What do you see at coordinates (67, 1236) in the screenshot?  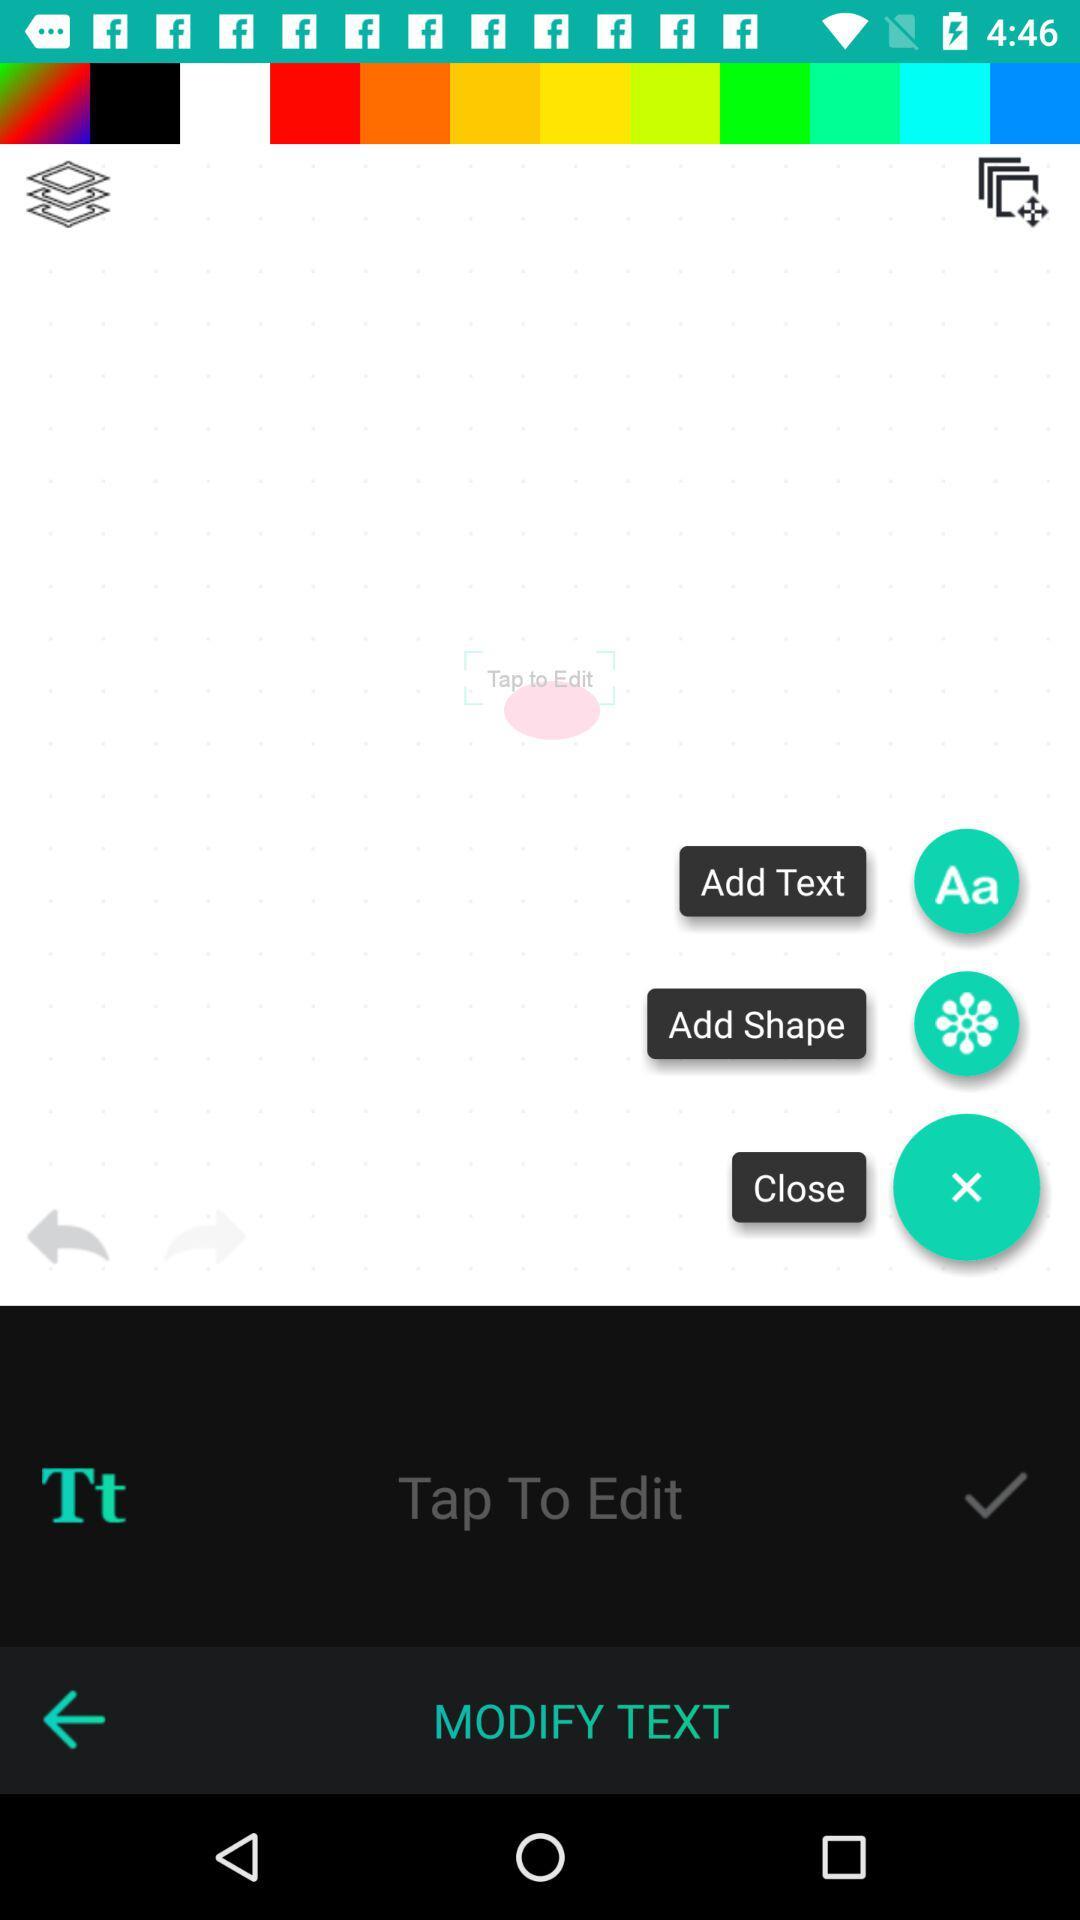 I see `return to previous` at bounding box center [67, 1236].